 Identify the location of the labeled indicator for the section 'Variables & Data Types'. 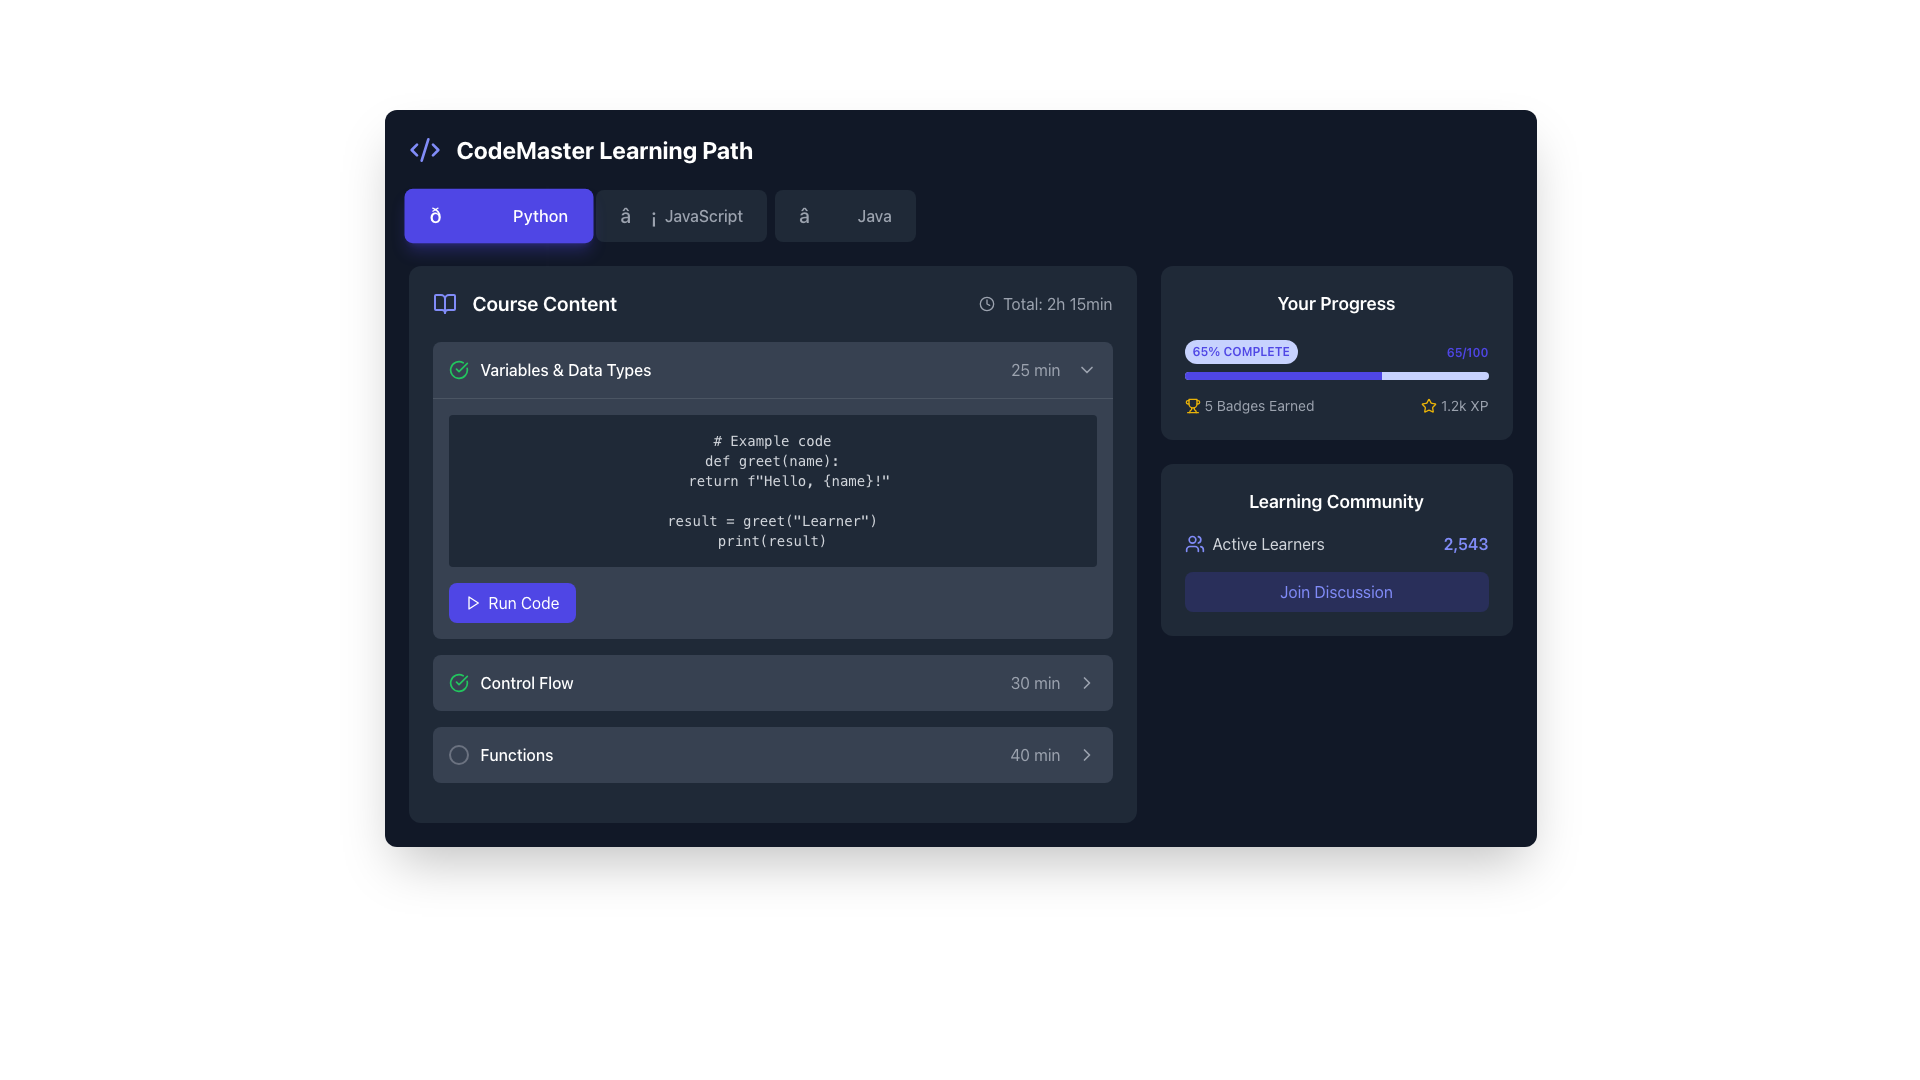
(549, 370).